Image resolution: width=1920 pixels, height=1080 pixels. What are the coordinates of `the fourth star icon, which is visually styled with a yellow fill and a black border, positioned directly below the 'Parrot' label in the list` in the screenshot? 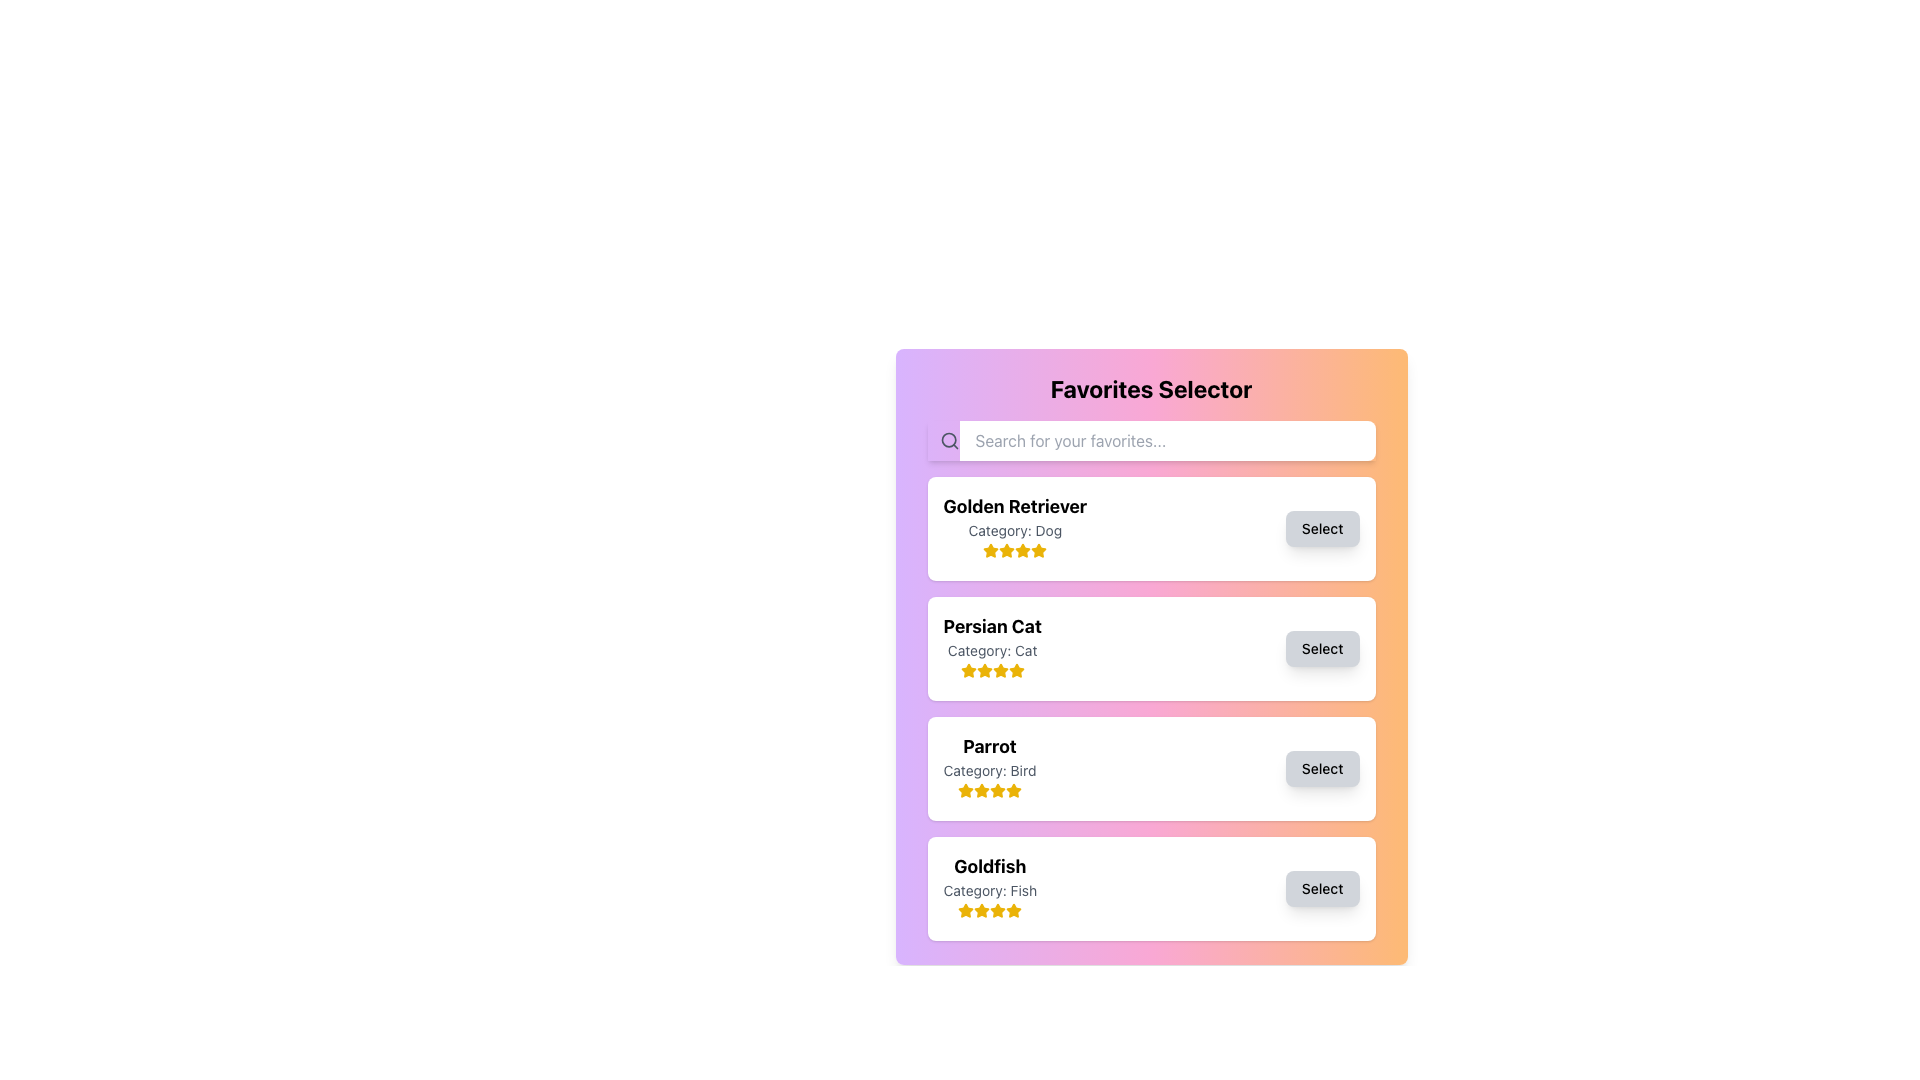 It's located at (1013, 789).